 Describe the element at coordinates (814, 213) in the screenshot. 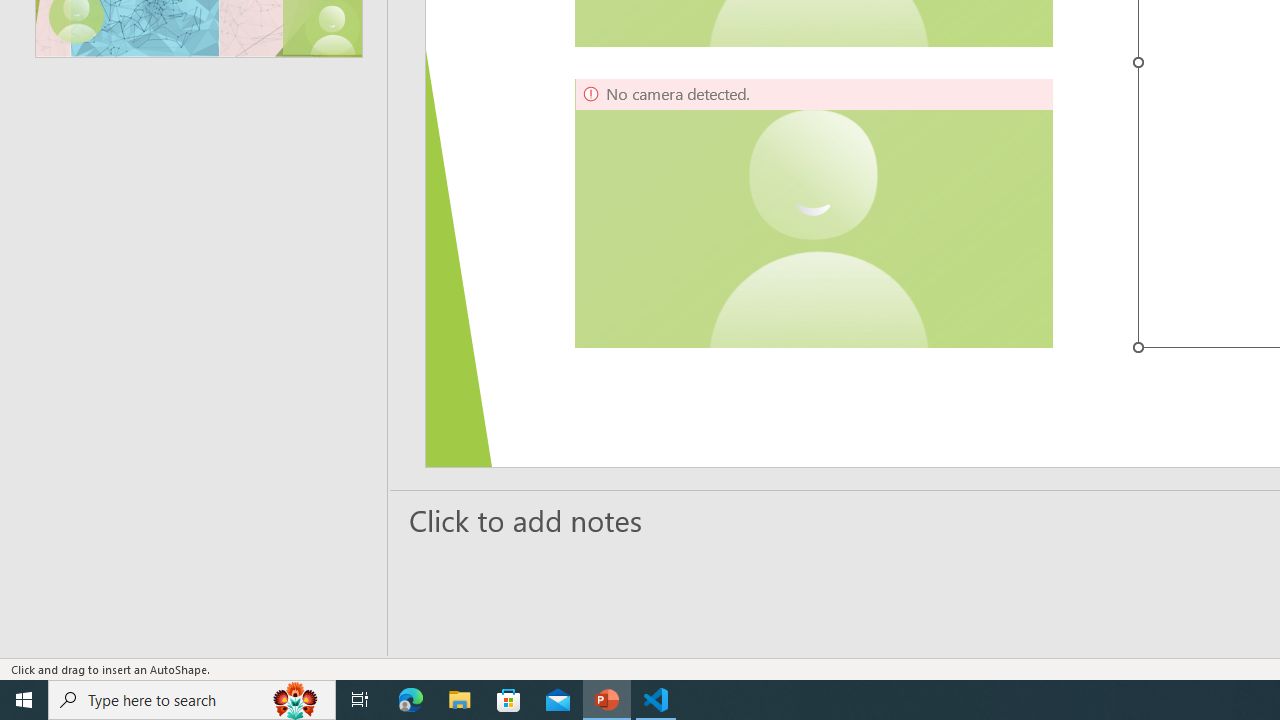

I see `'Camera 5, No camera detected.'` at that location.